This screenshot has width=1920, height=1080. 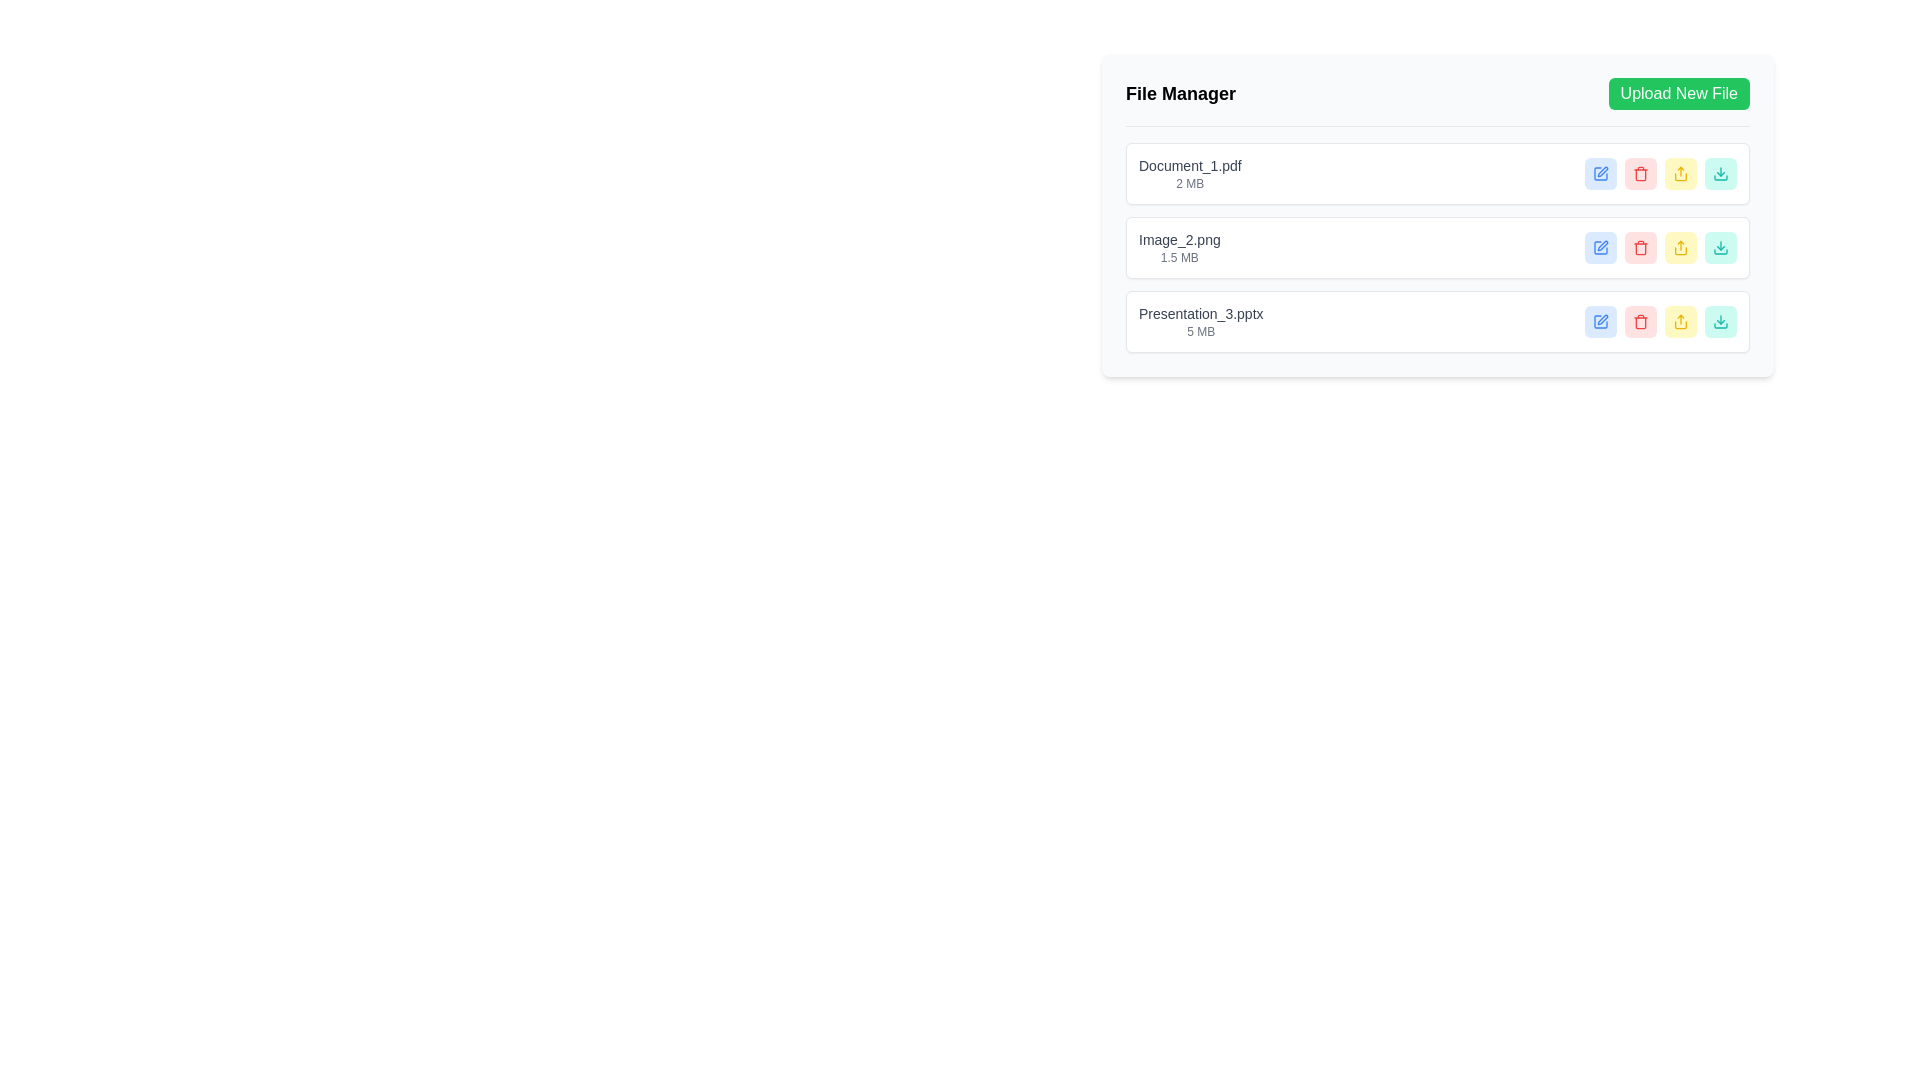 I want to click on the share action button located in the 'File Manager' section, which is the fourth button from the left in a row of horizontally aligned buttons, so click(x=1680, y=172).